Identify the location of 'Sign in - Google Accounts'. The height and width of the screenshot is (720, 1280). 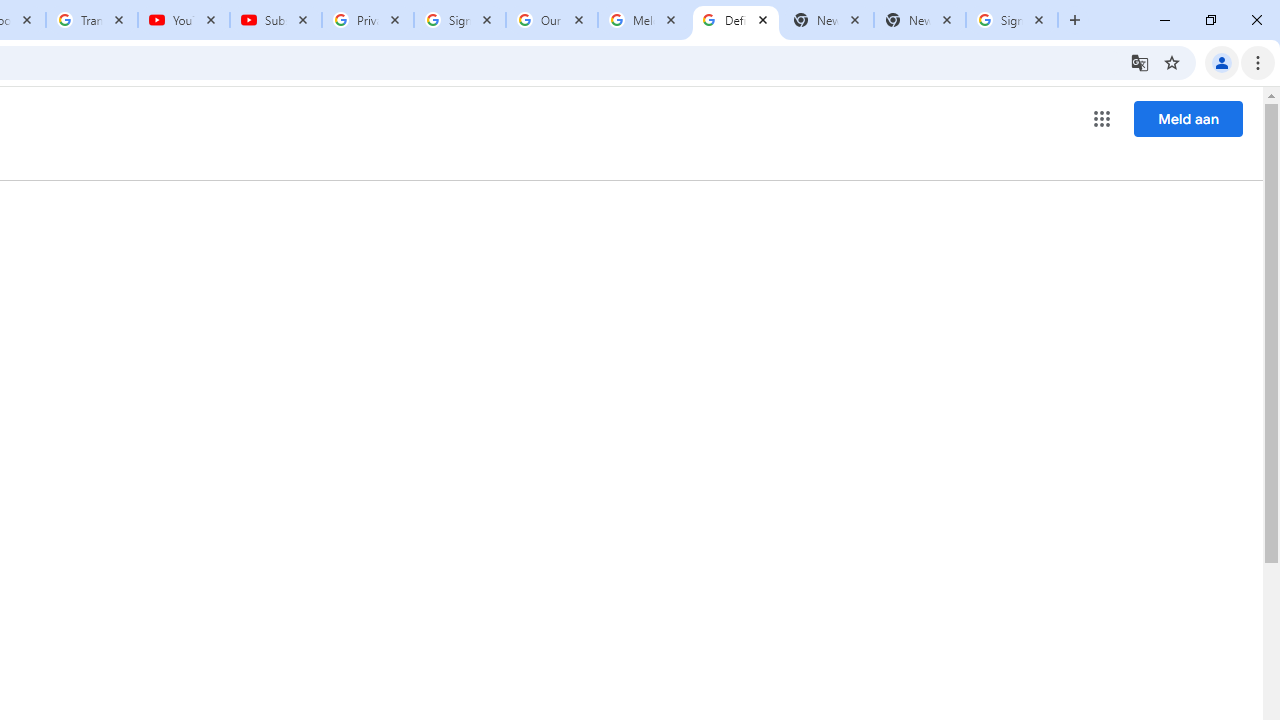
(458, 20).